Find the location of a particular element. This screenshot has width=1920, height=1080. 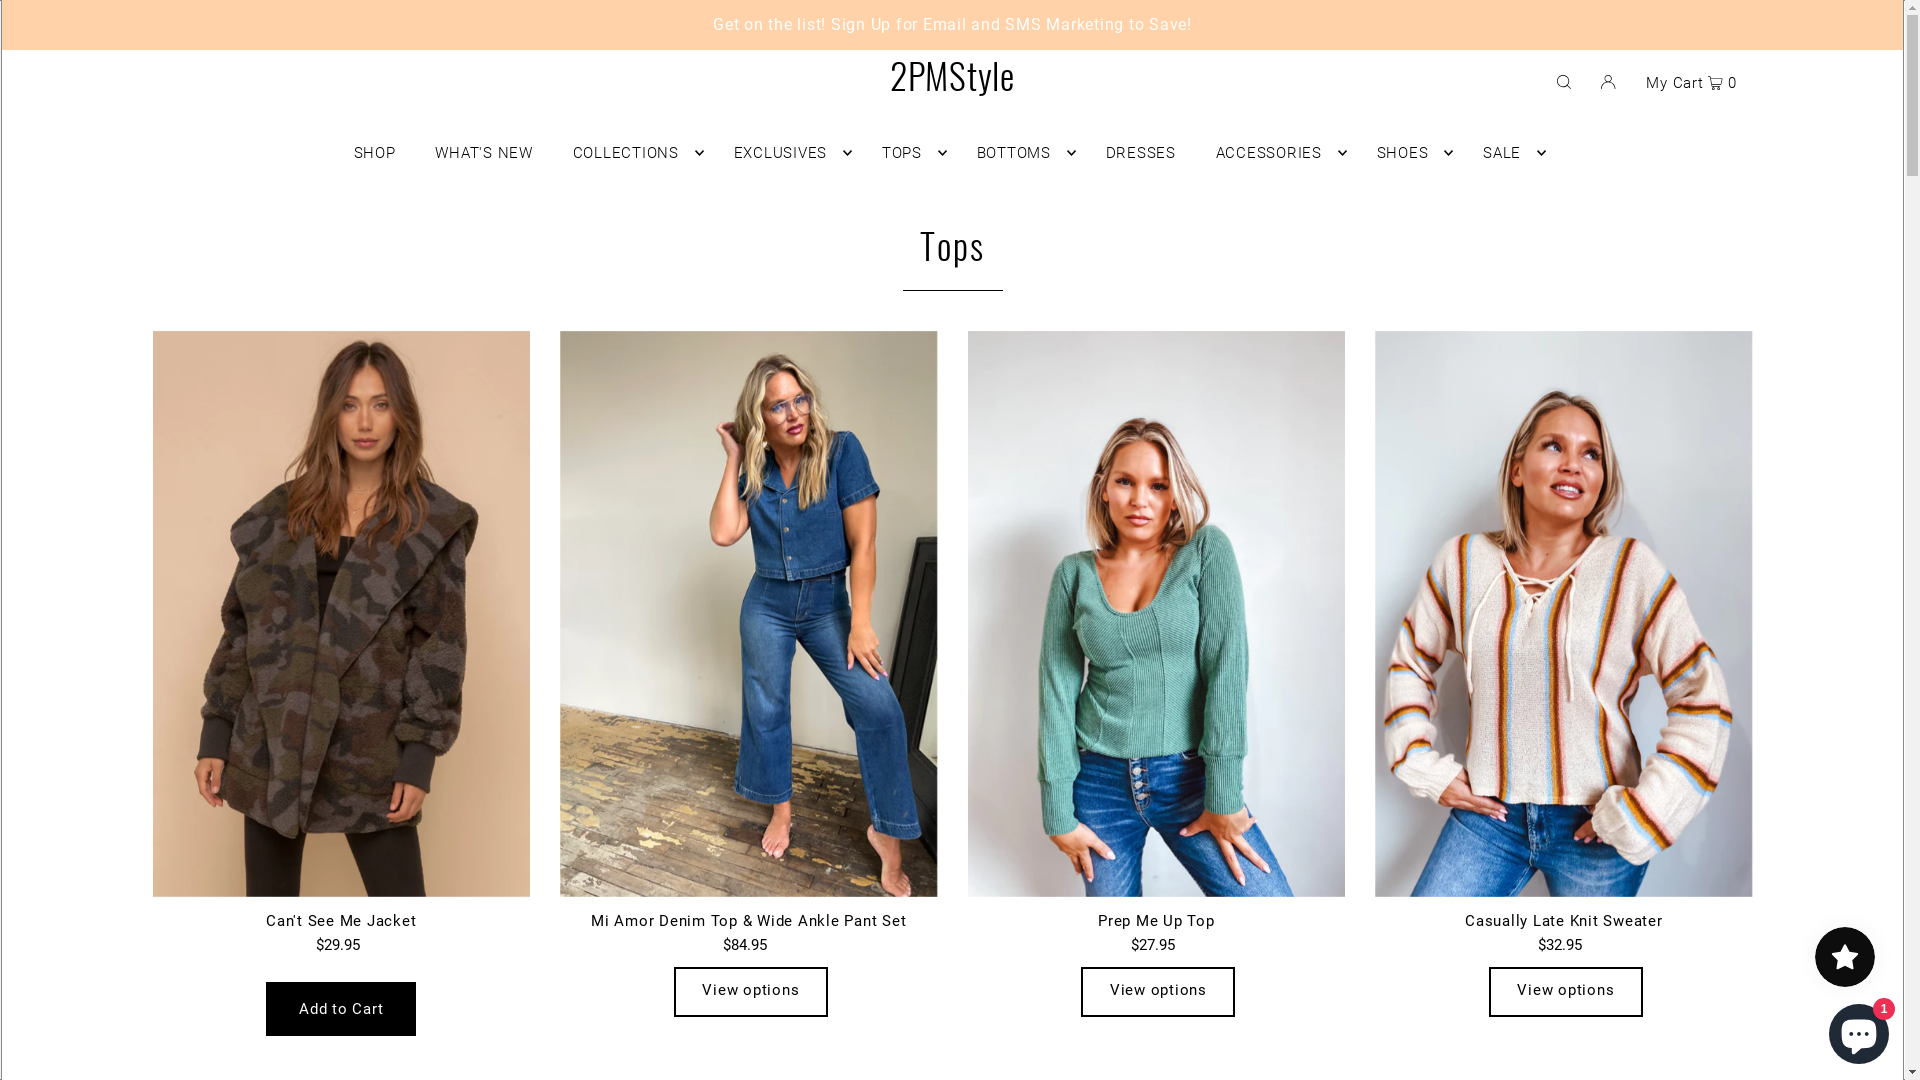

'DRESSES' is located at coordinates (1141, 152).